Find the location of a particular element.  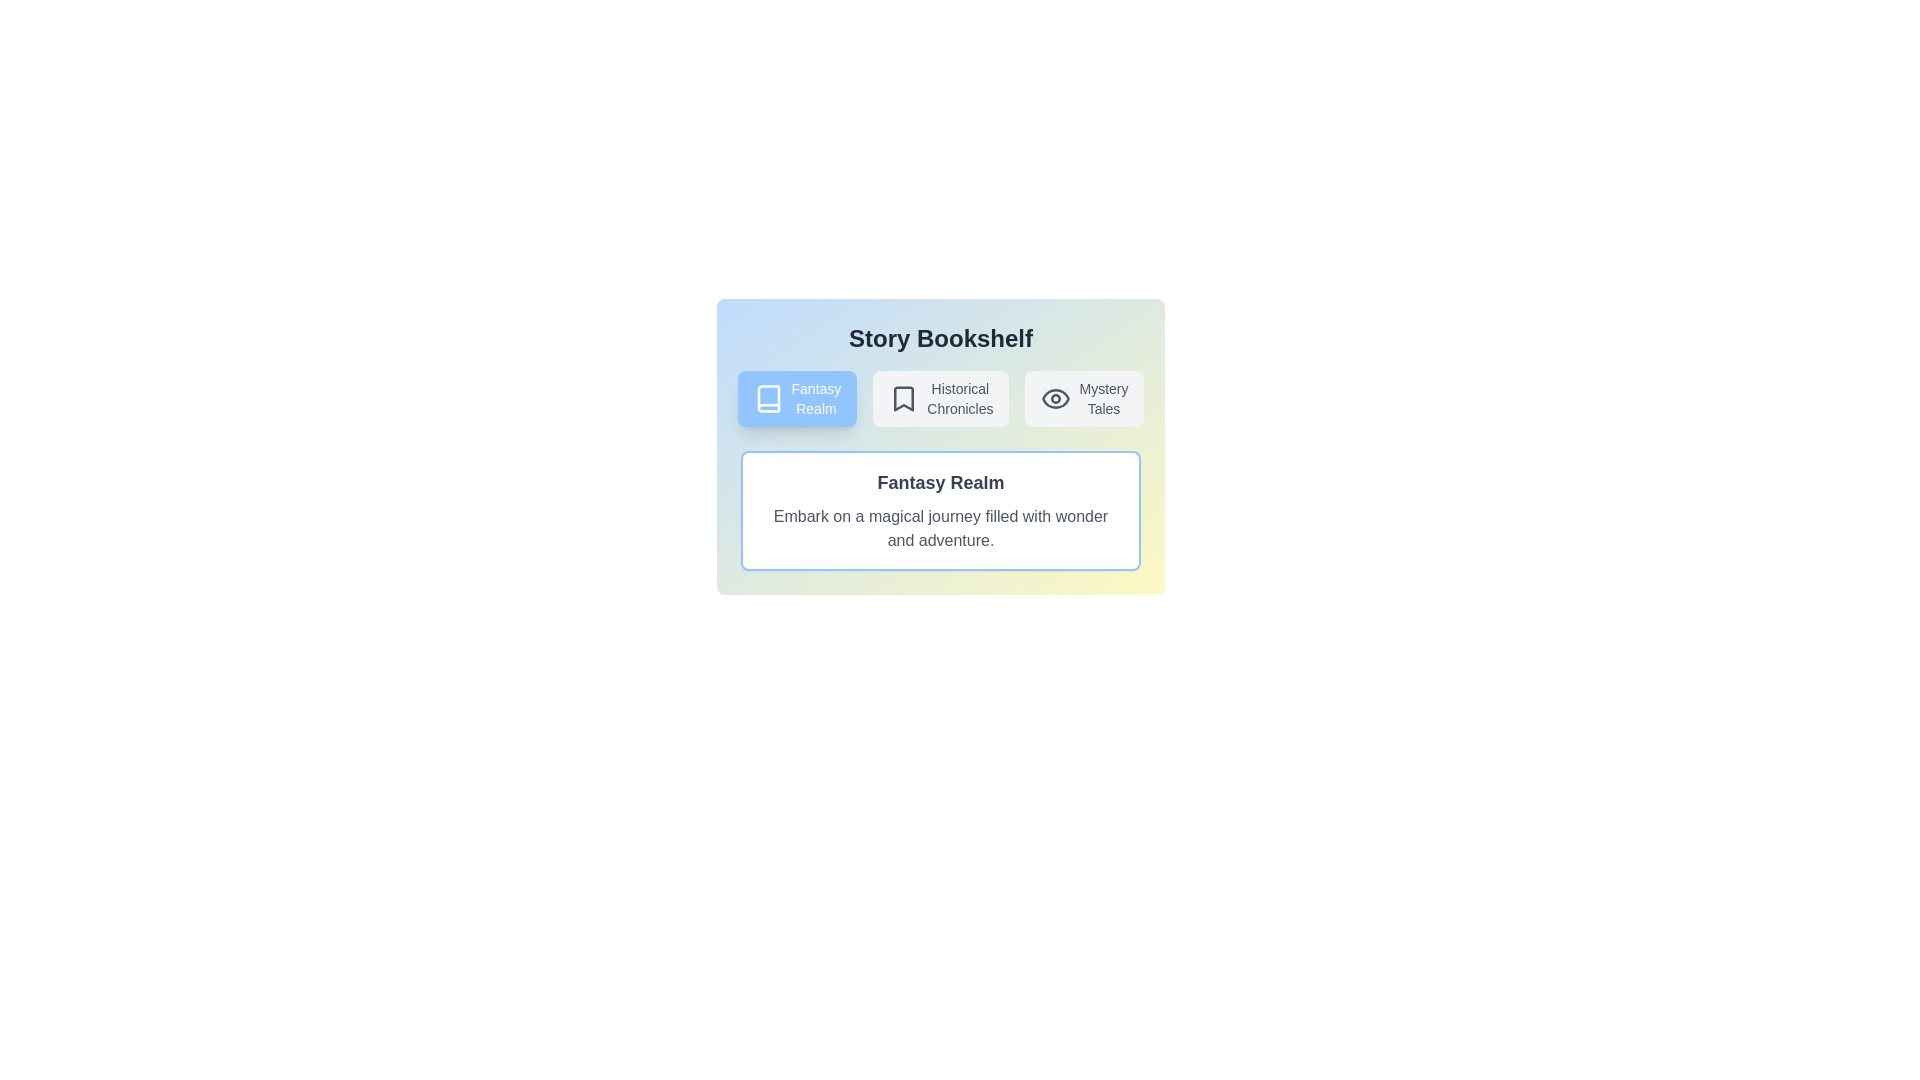

the story tab labeled Historical Chronicles to view its details is located at coordinates (939, 398).